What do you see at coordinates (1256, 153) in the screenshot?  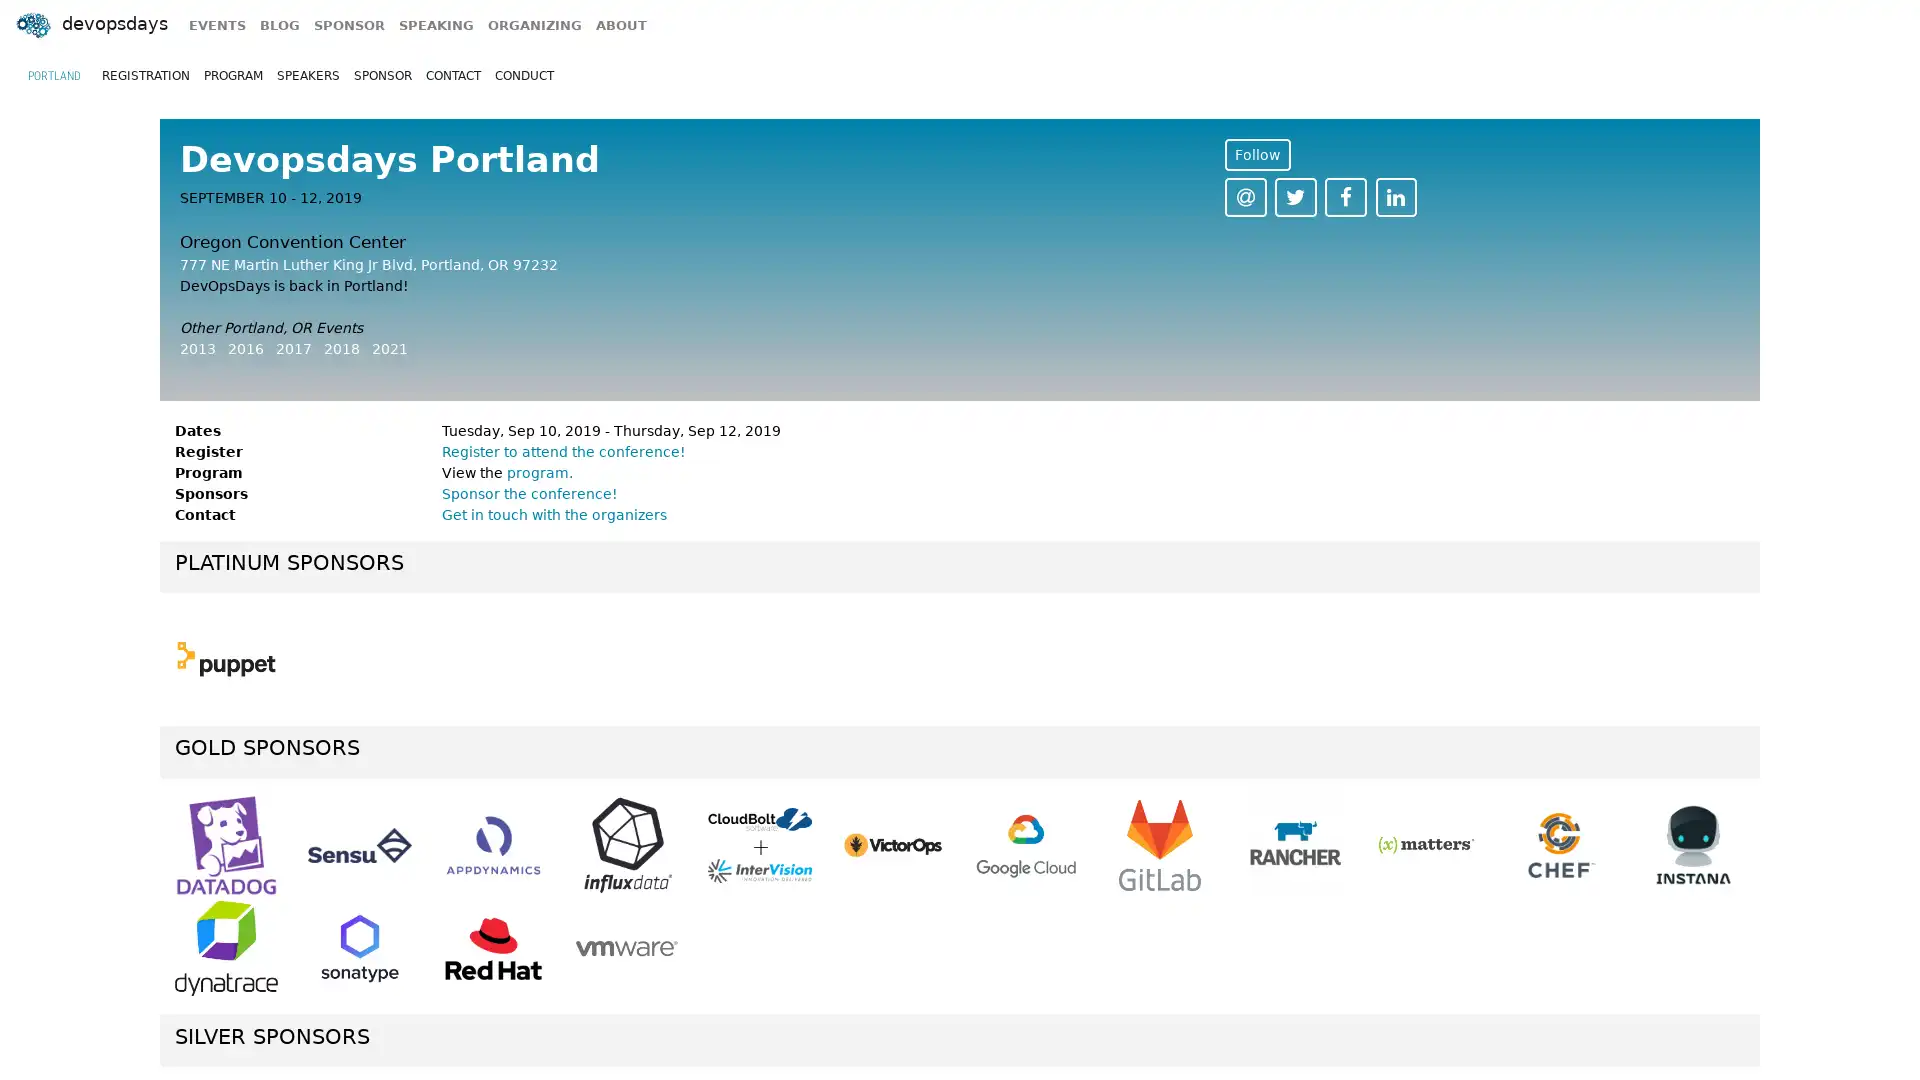 I see `Follow` at bounding box center [1256, 153].